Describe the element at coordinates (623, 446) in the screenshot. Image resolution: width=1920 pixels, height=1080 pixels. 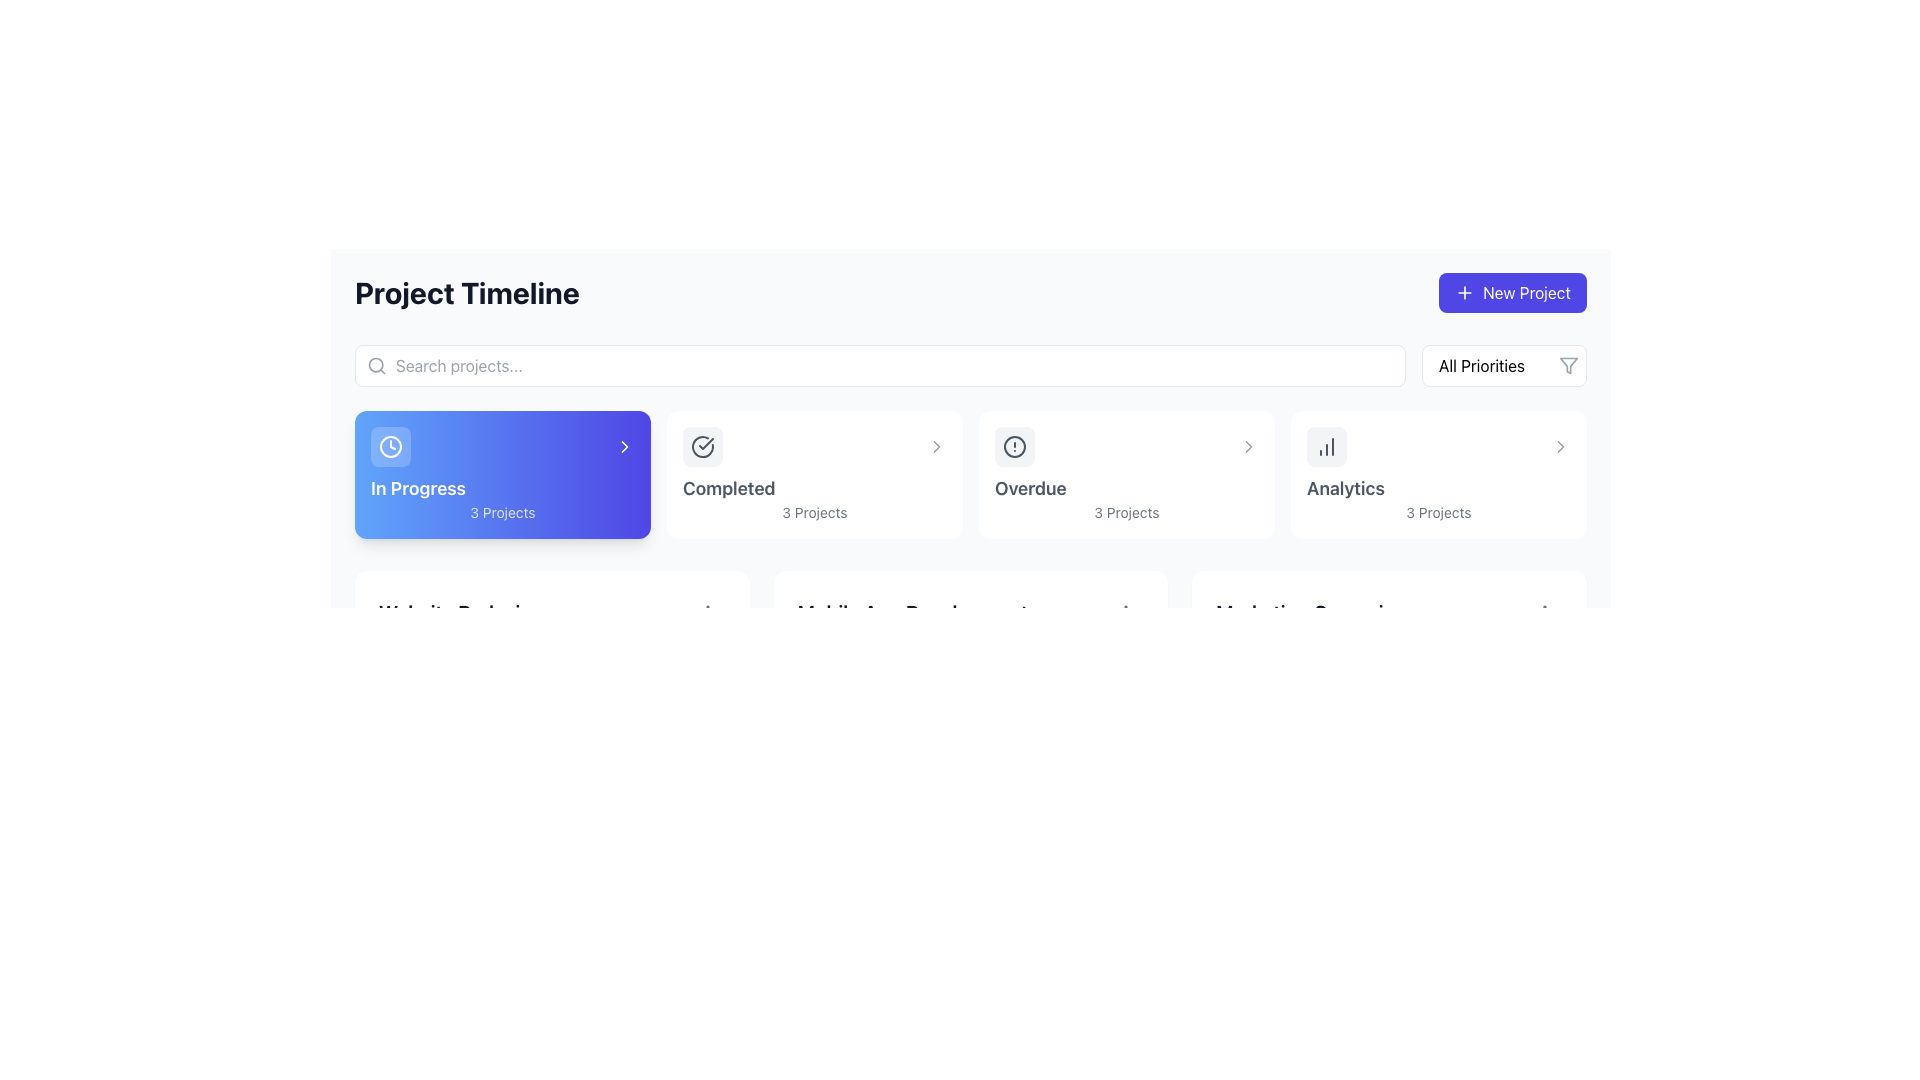
I see `the rightward-pointing chevron icon located on the right edge of the 'In Progress' card` at that location.